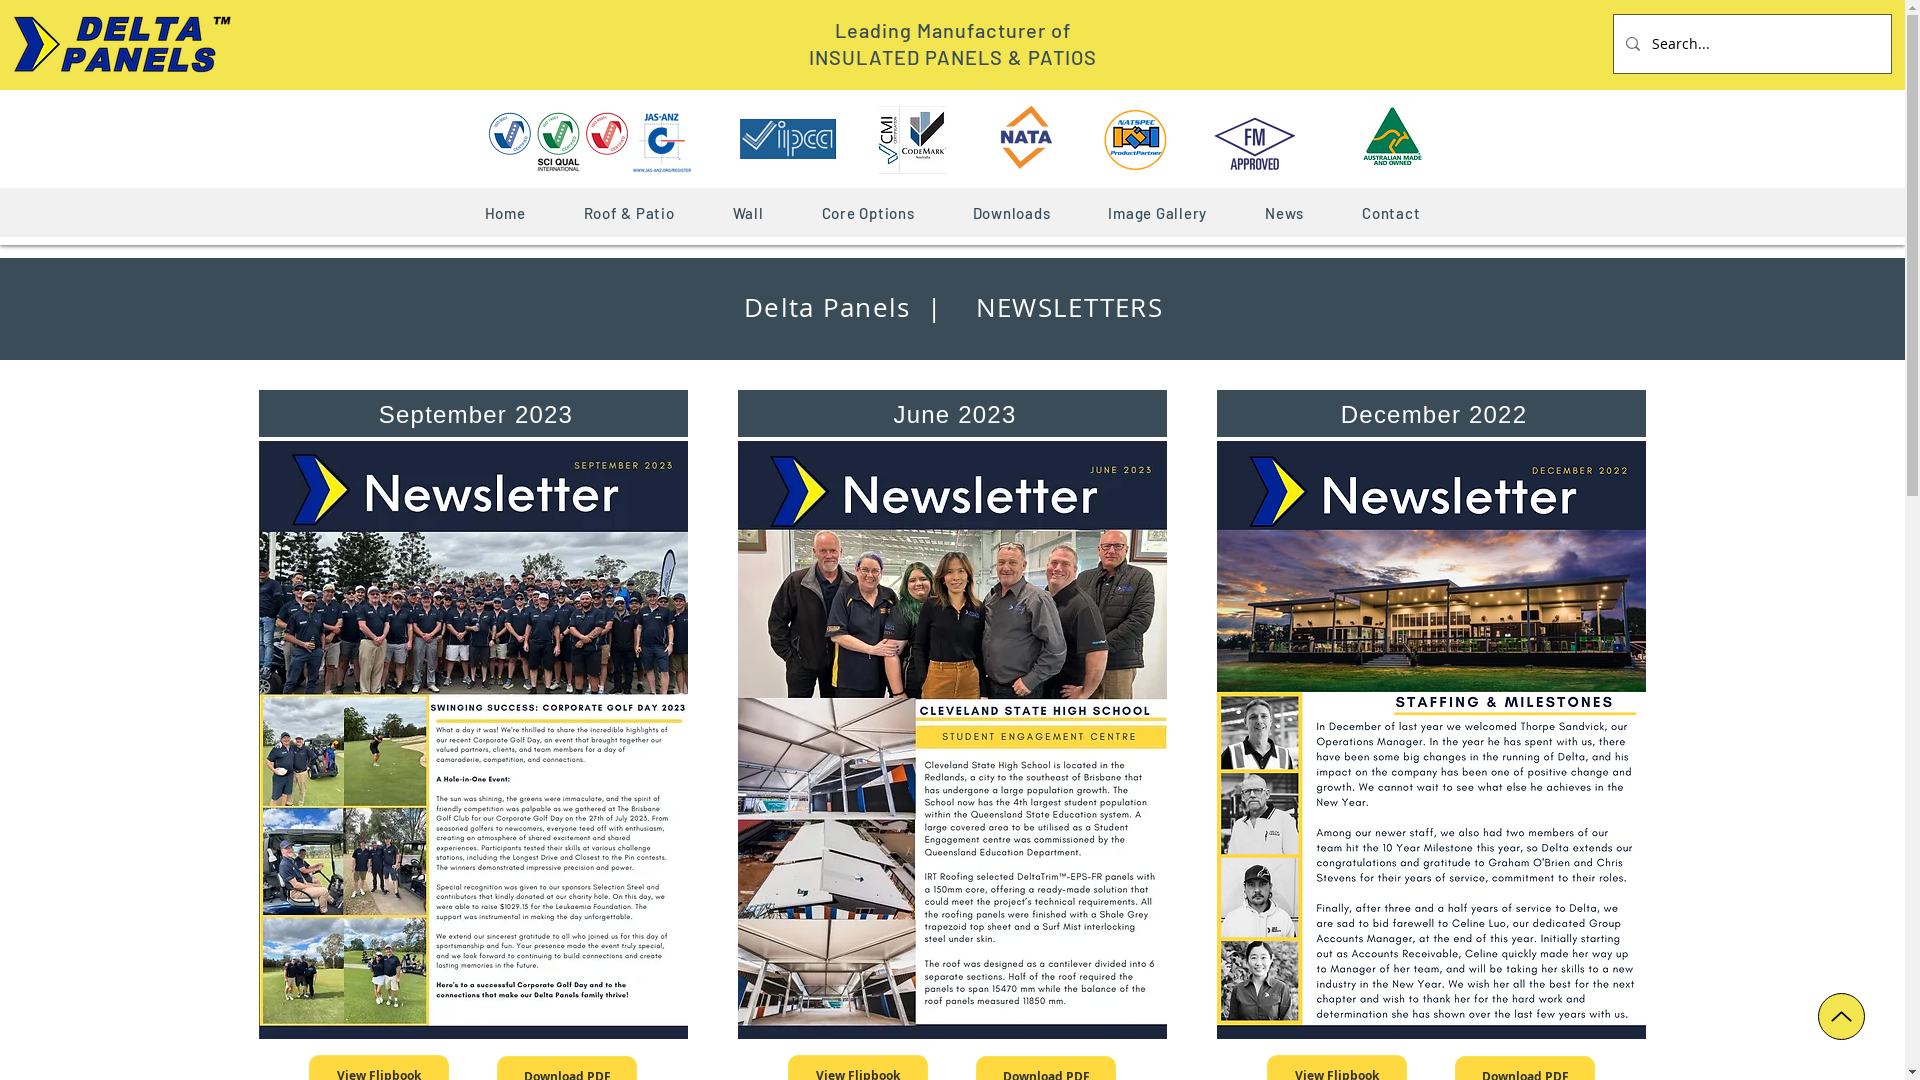 The width and height of the screenshot is (1920, 1080). What do you see at coordinates (1390, 212) in the screenshot?
I see `'Contact'` at bounding box center [1390, 212].